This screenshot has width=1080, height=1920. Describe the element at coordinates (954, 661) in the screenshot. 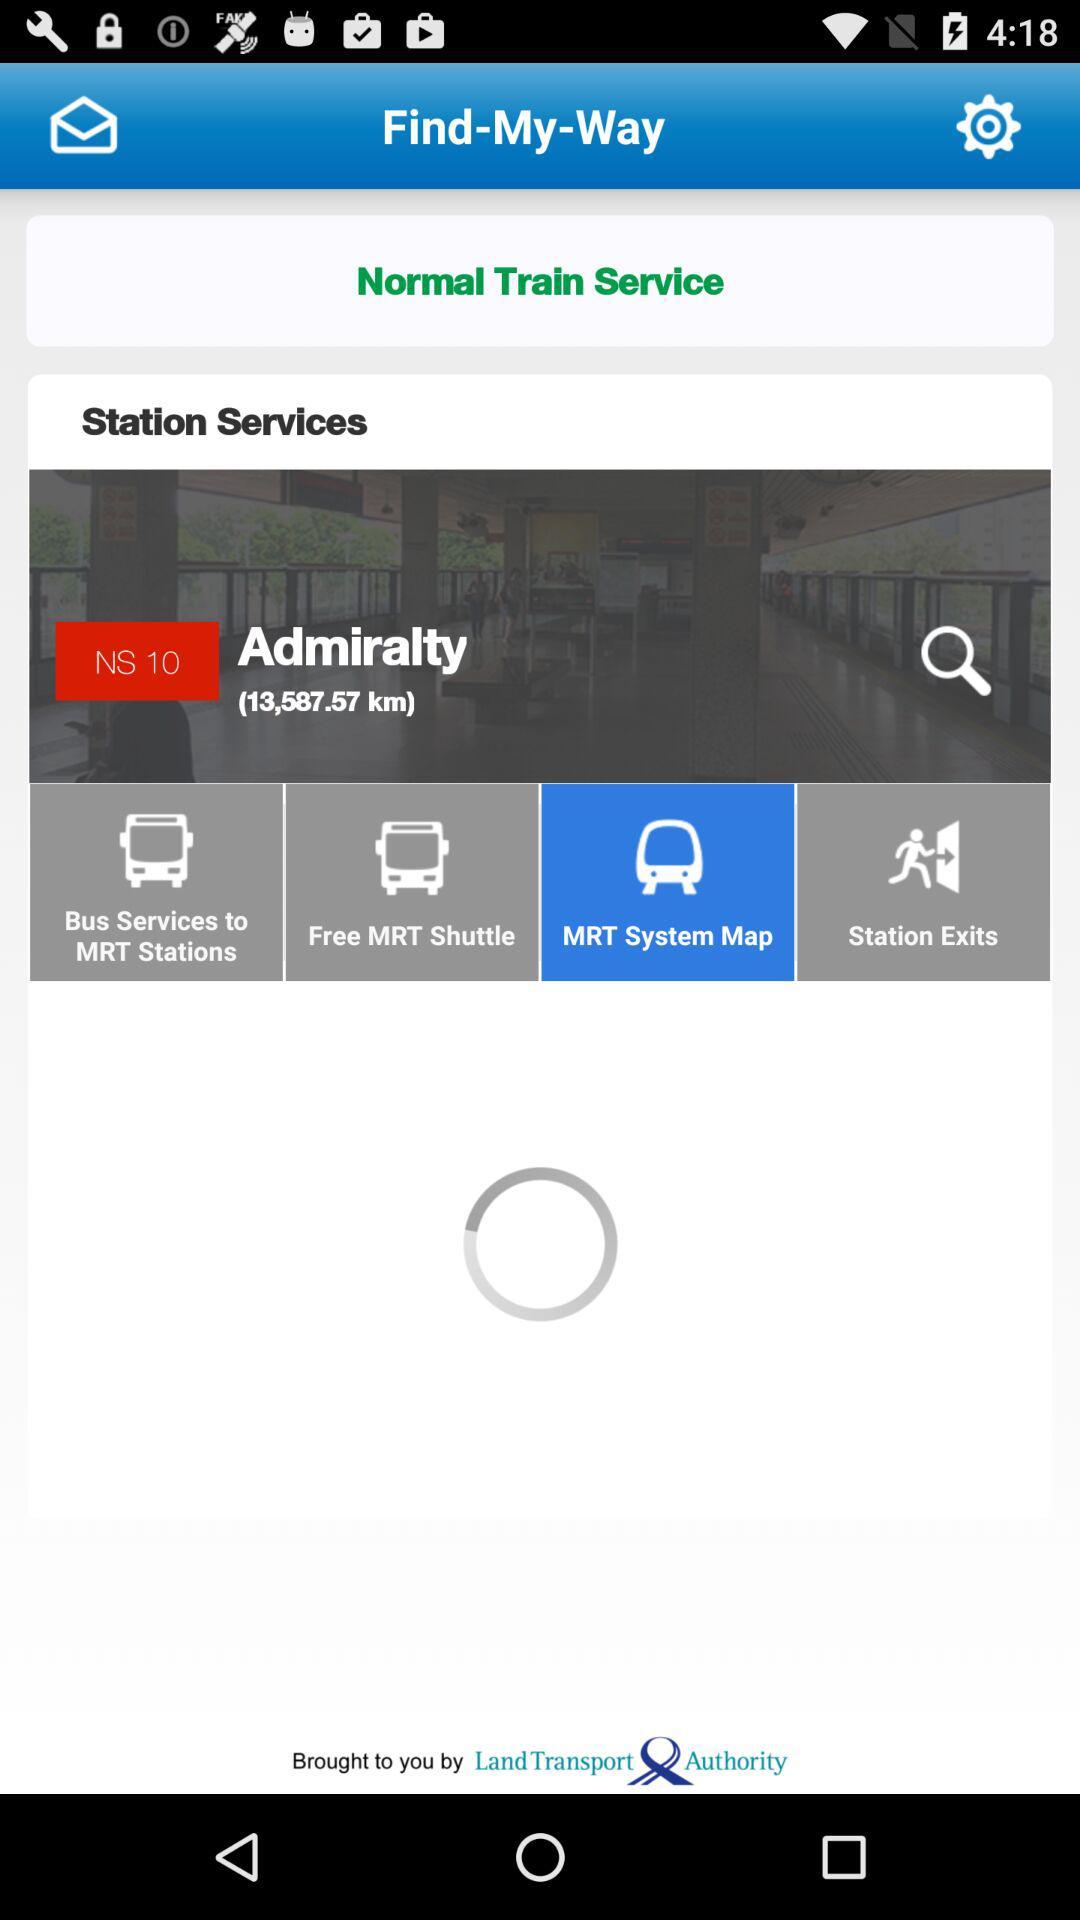

I see `zoom option` at that location.